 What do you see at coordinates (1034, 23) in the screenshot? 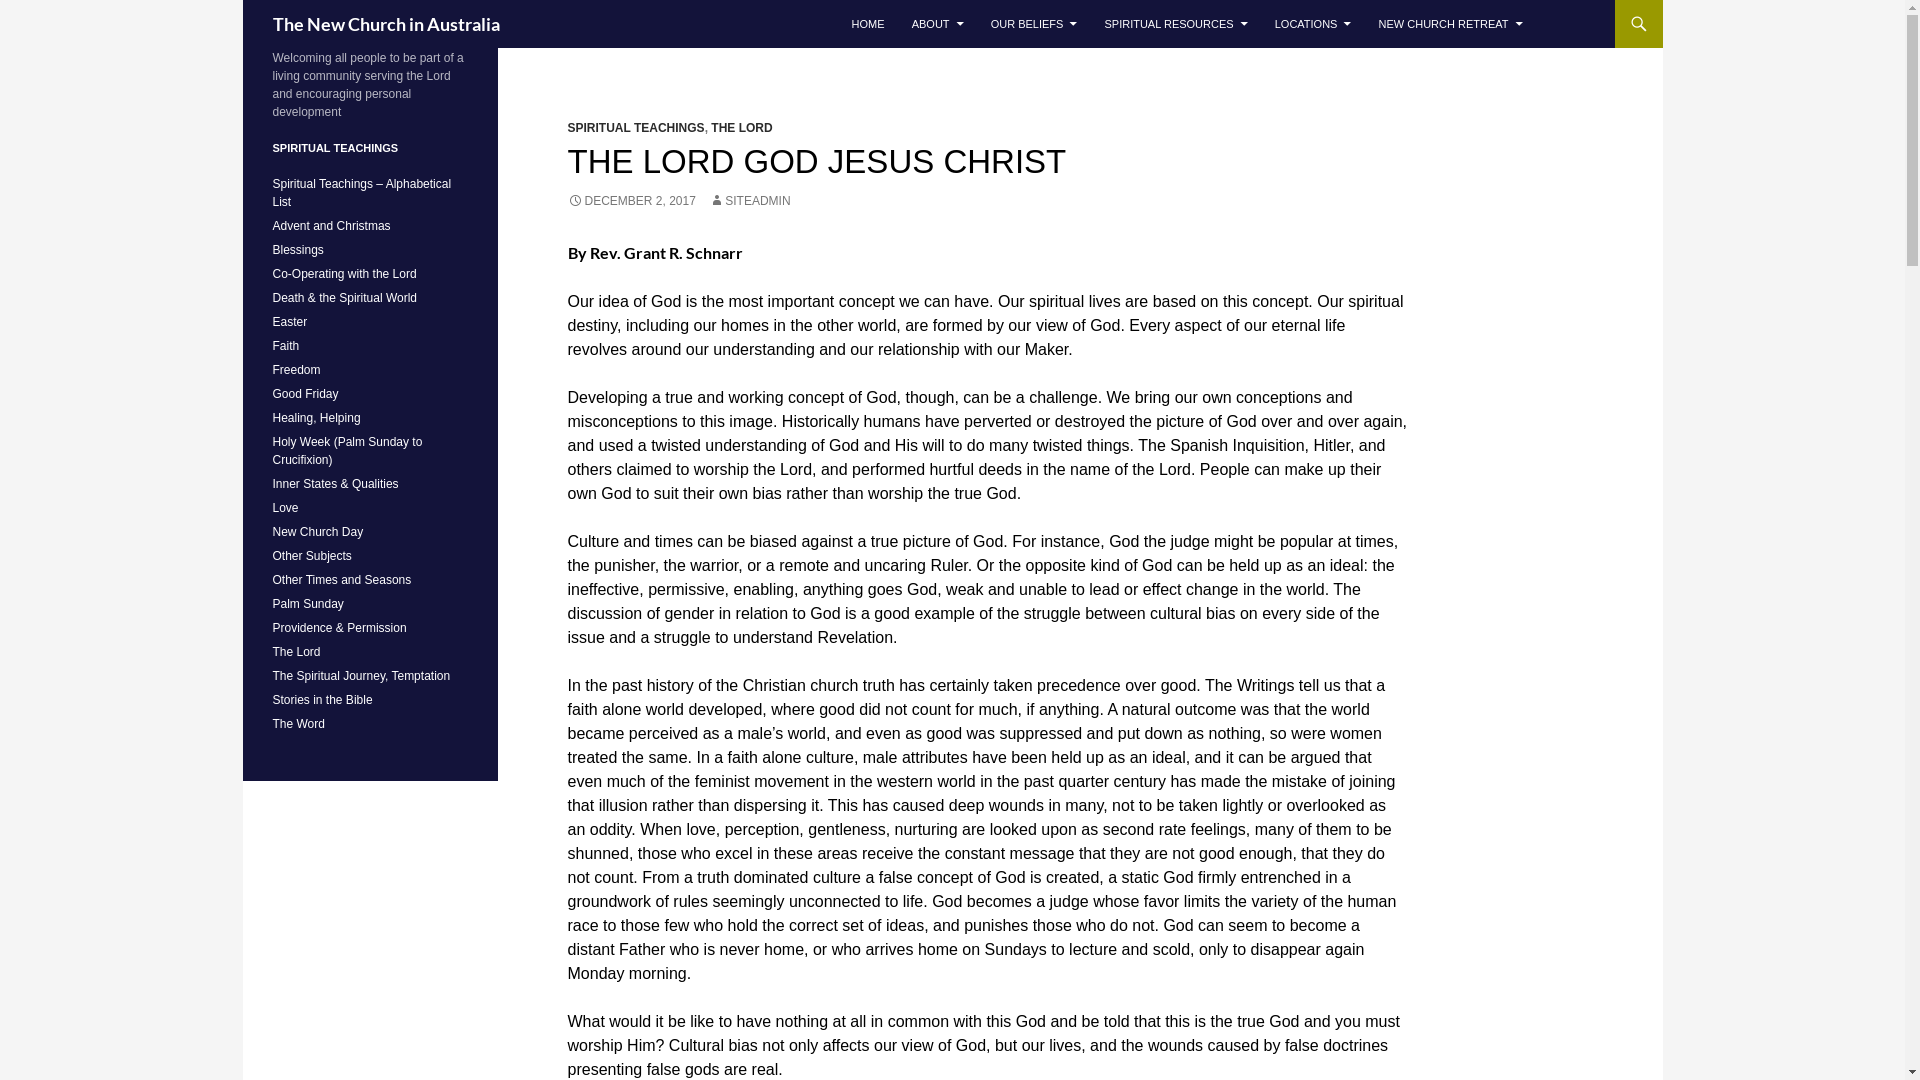
I see `'OUR BELIEFS'` at bounding box center [1034, 23].